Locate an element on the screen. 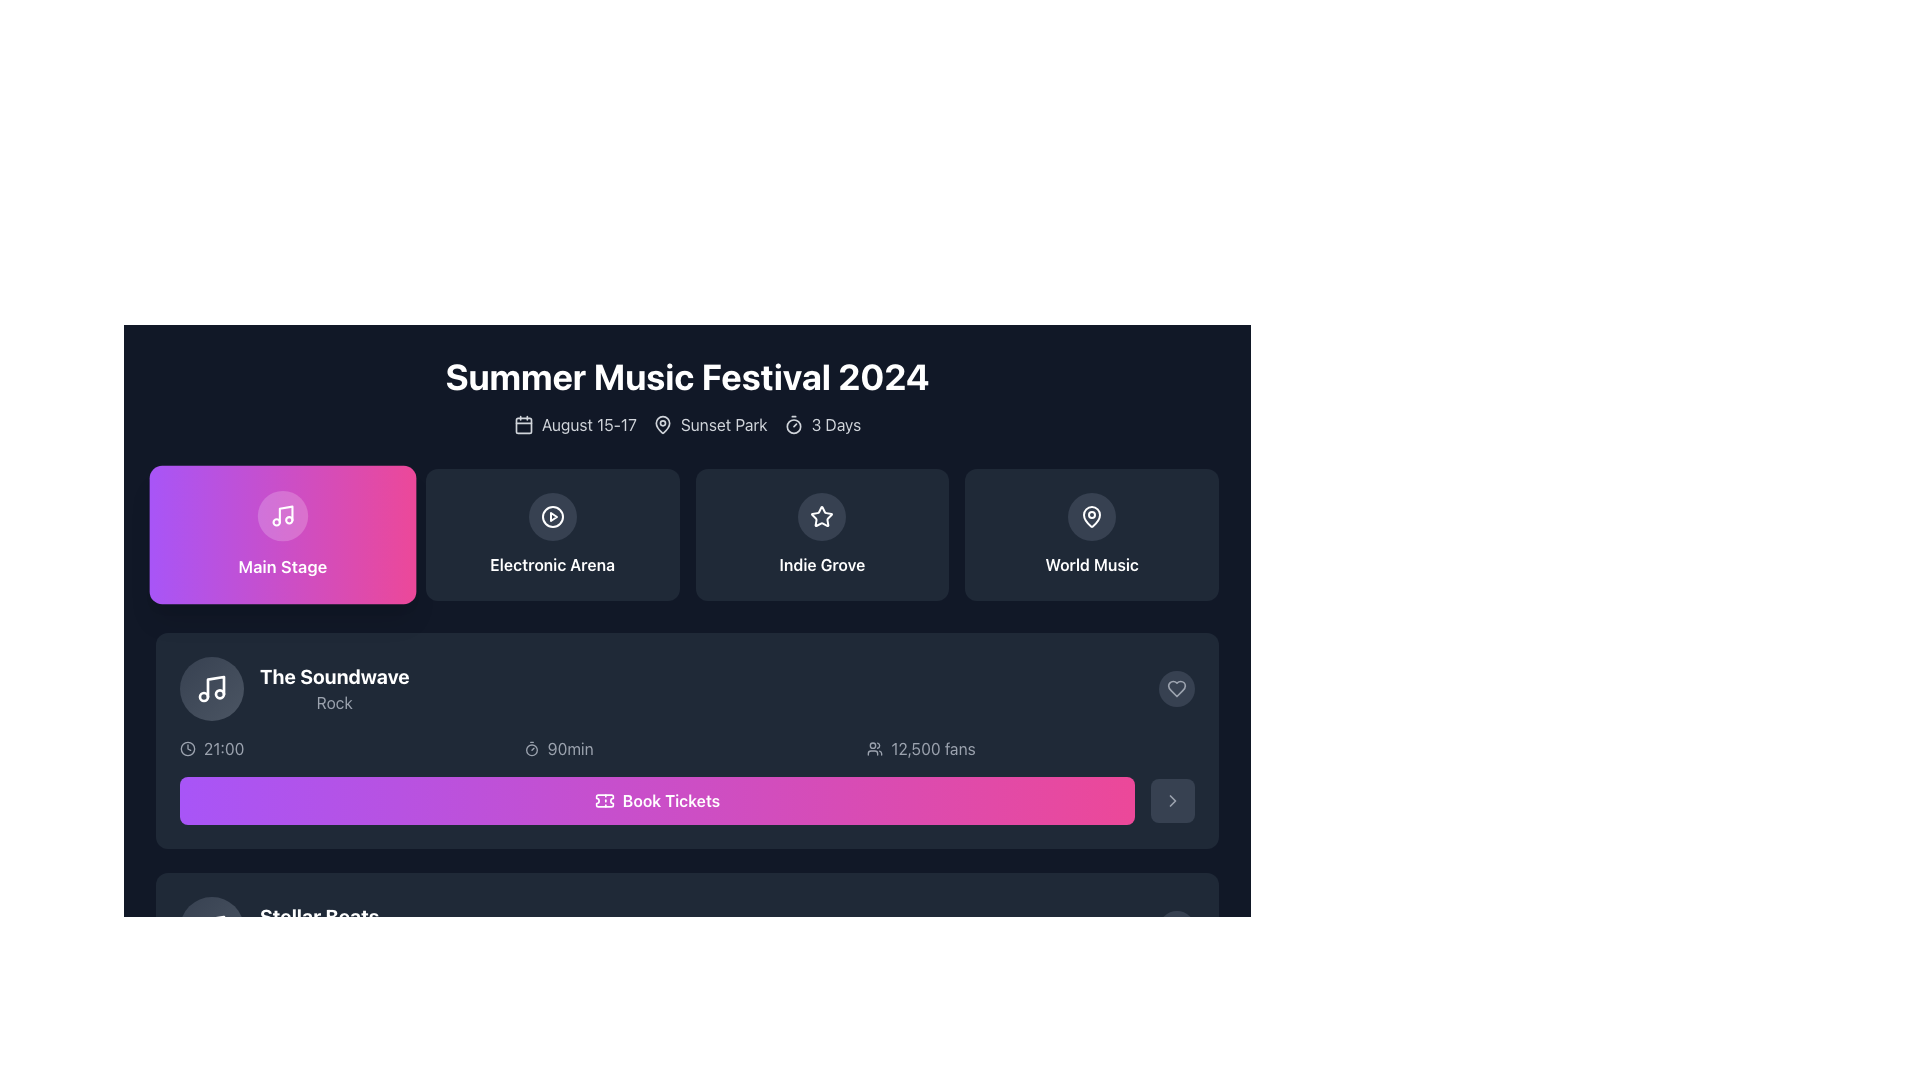 This screenshot has width=1920, height=1080. the music note-style icon that is part of a circular button, positioned to the left of the title 'The Soundwave - Rock' is located at coordinates (211, 688).